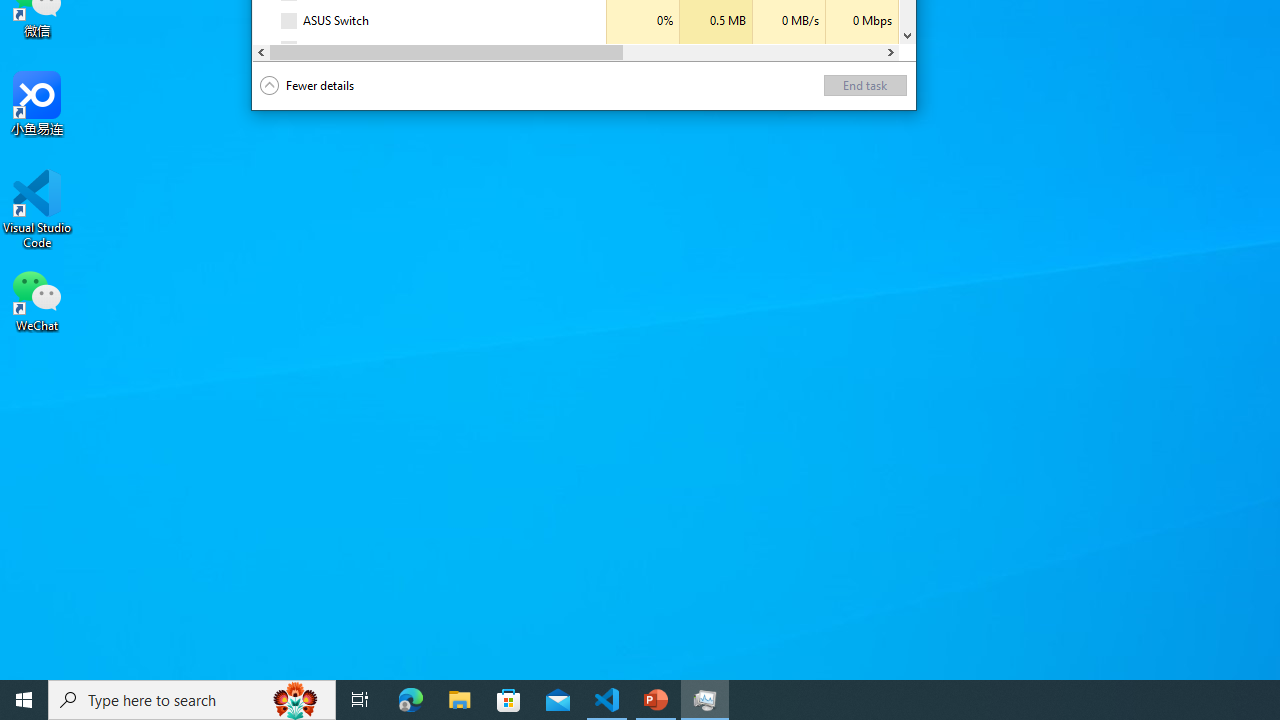 The height and width of the screenshot is (720, 1280). I want to click on 'Fewer details', so click(306, 85).